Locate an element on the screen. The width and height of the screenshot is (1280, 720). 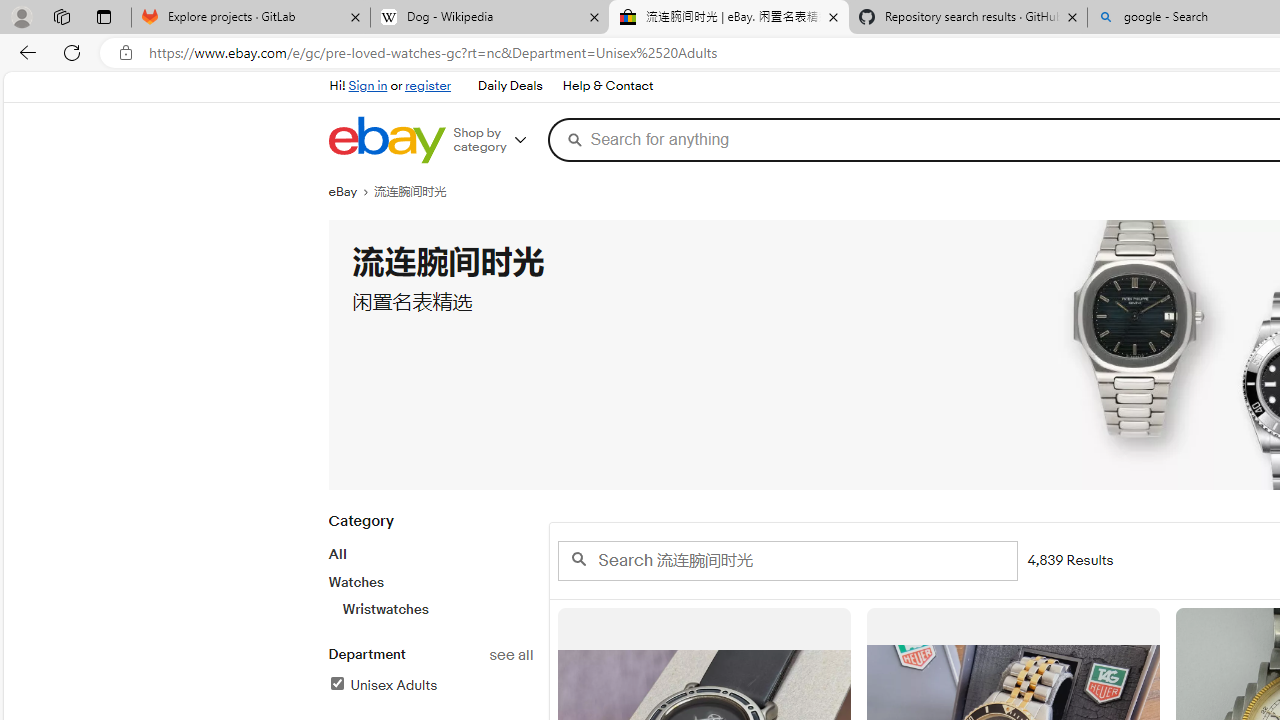
'Help & Contact' is located at coordinates (607, 86).